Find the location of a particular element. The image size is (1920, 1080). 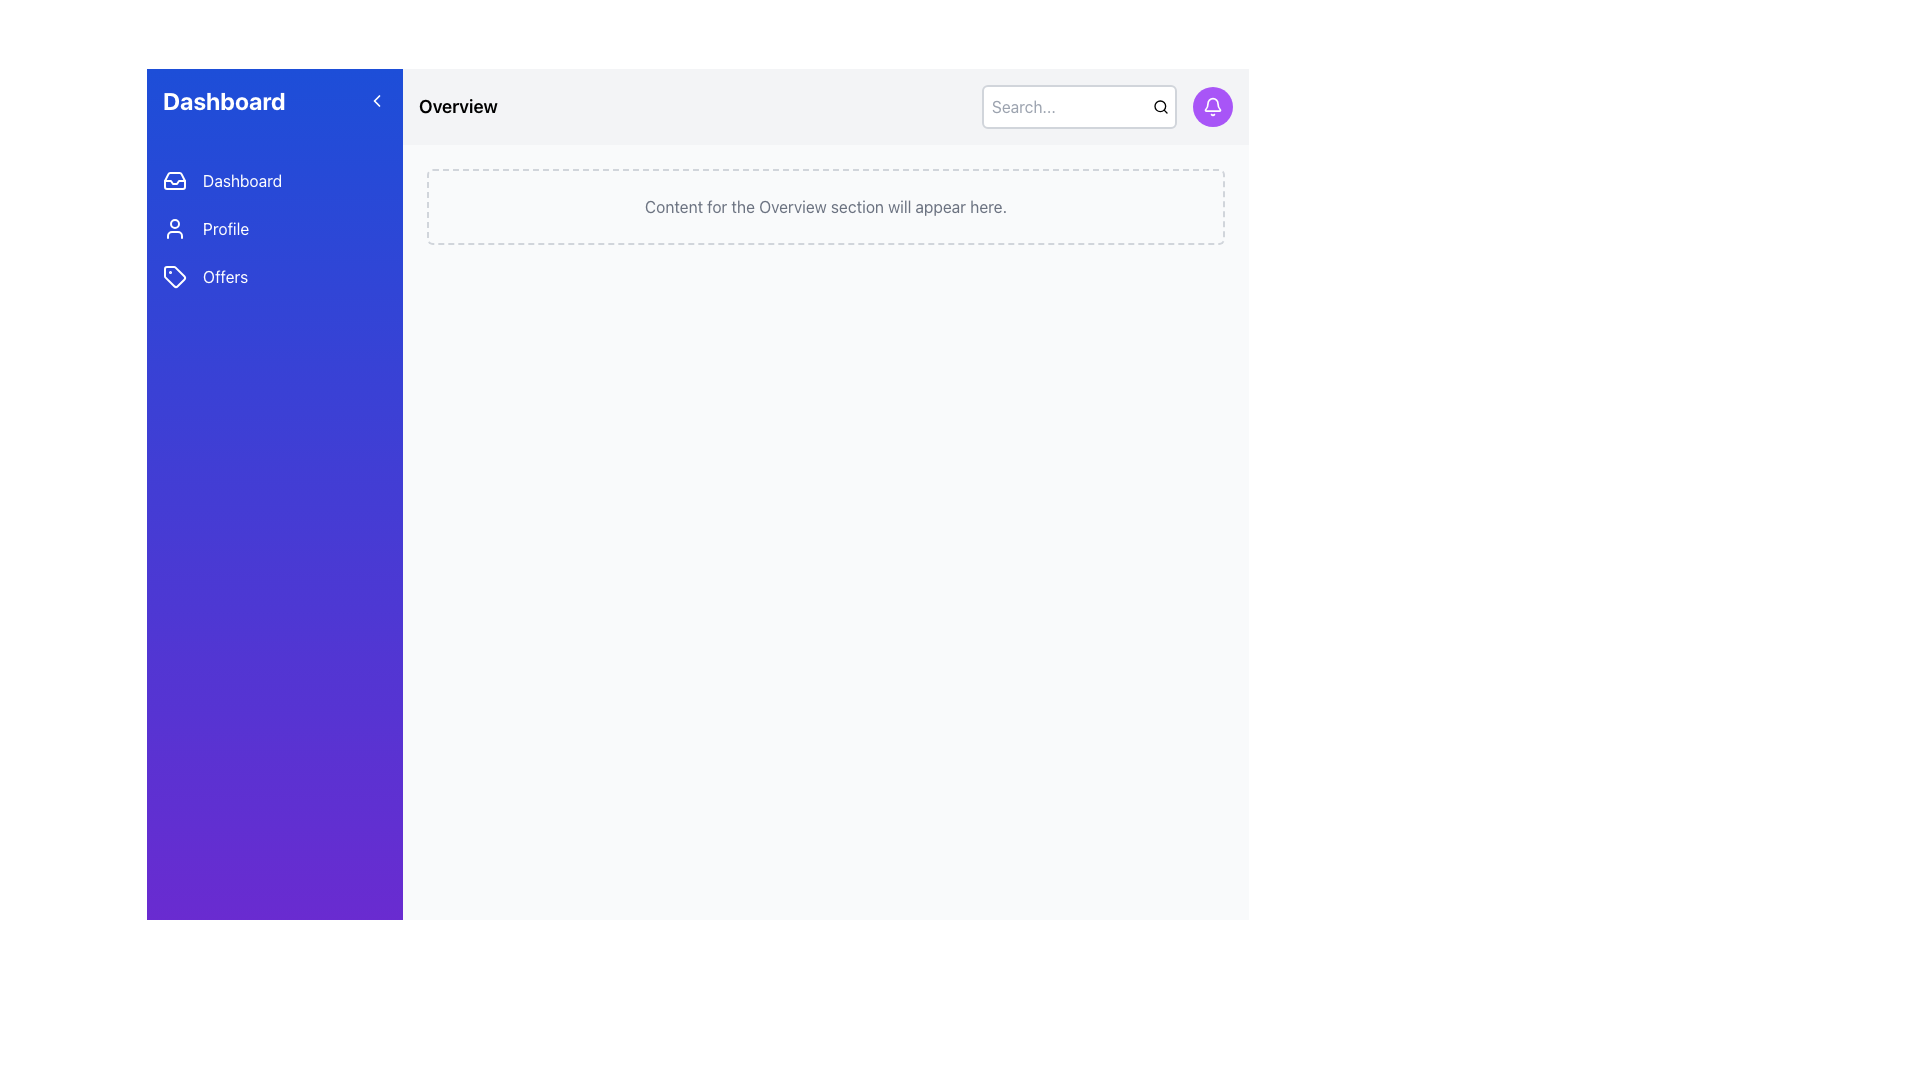

the uniquely-shaped icon resembling a tag or label located in the vertical menu on the left-hand side is located at coordinates (174, 277).